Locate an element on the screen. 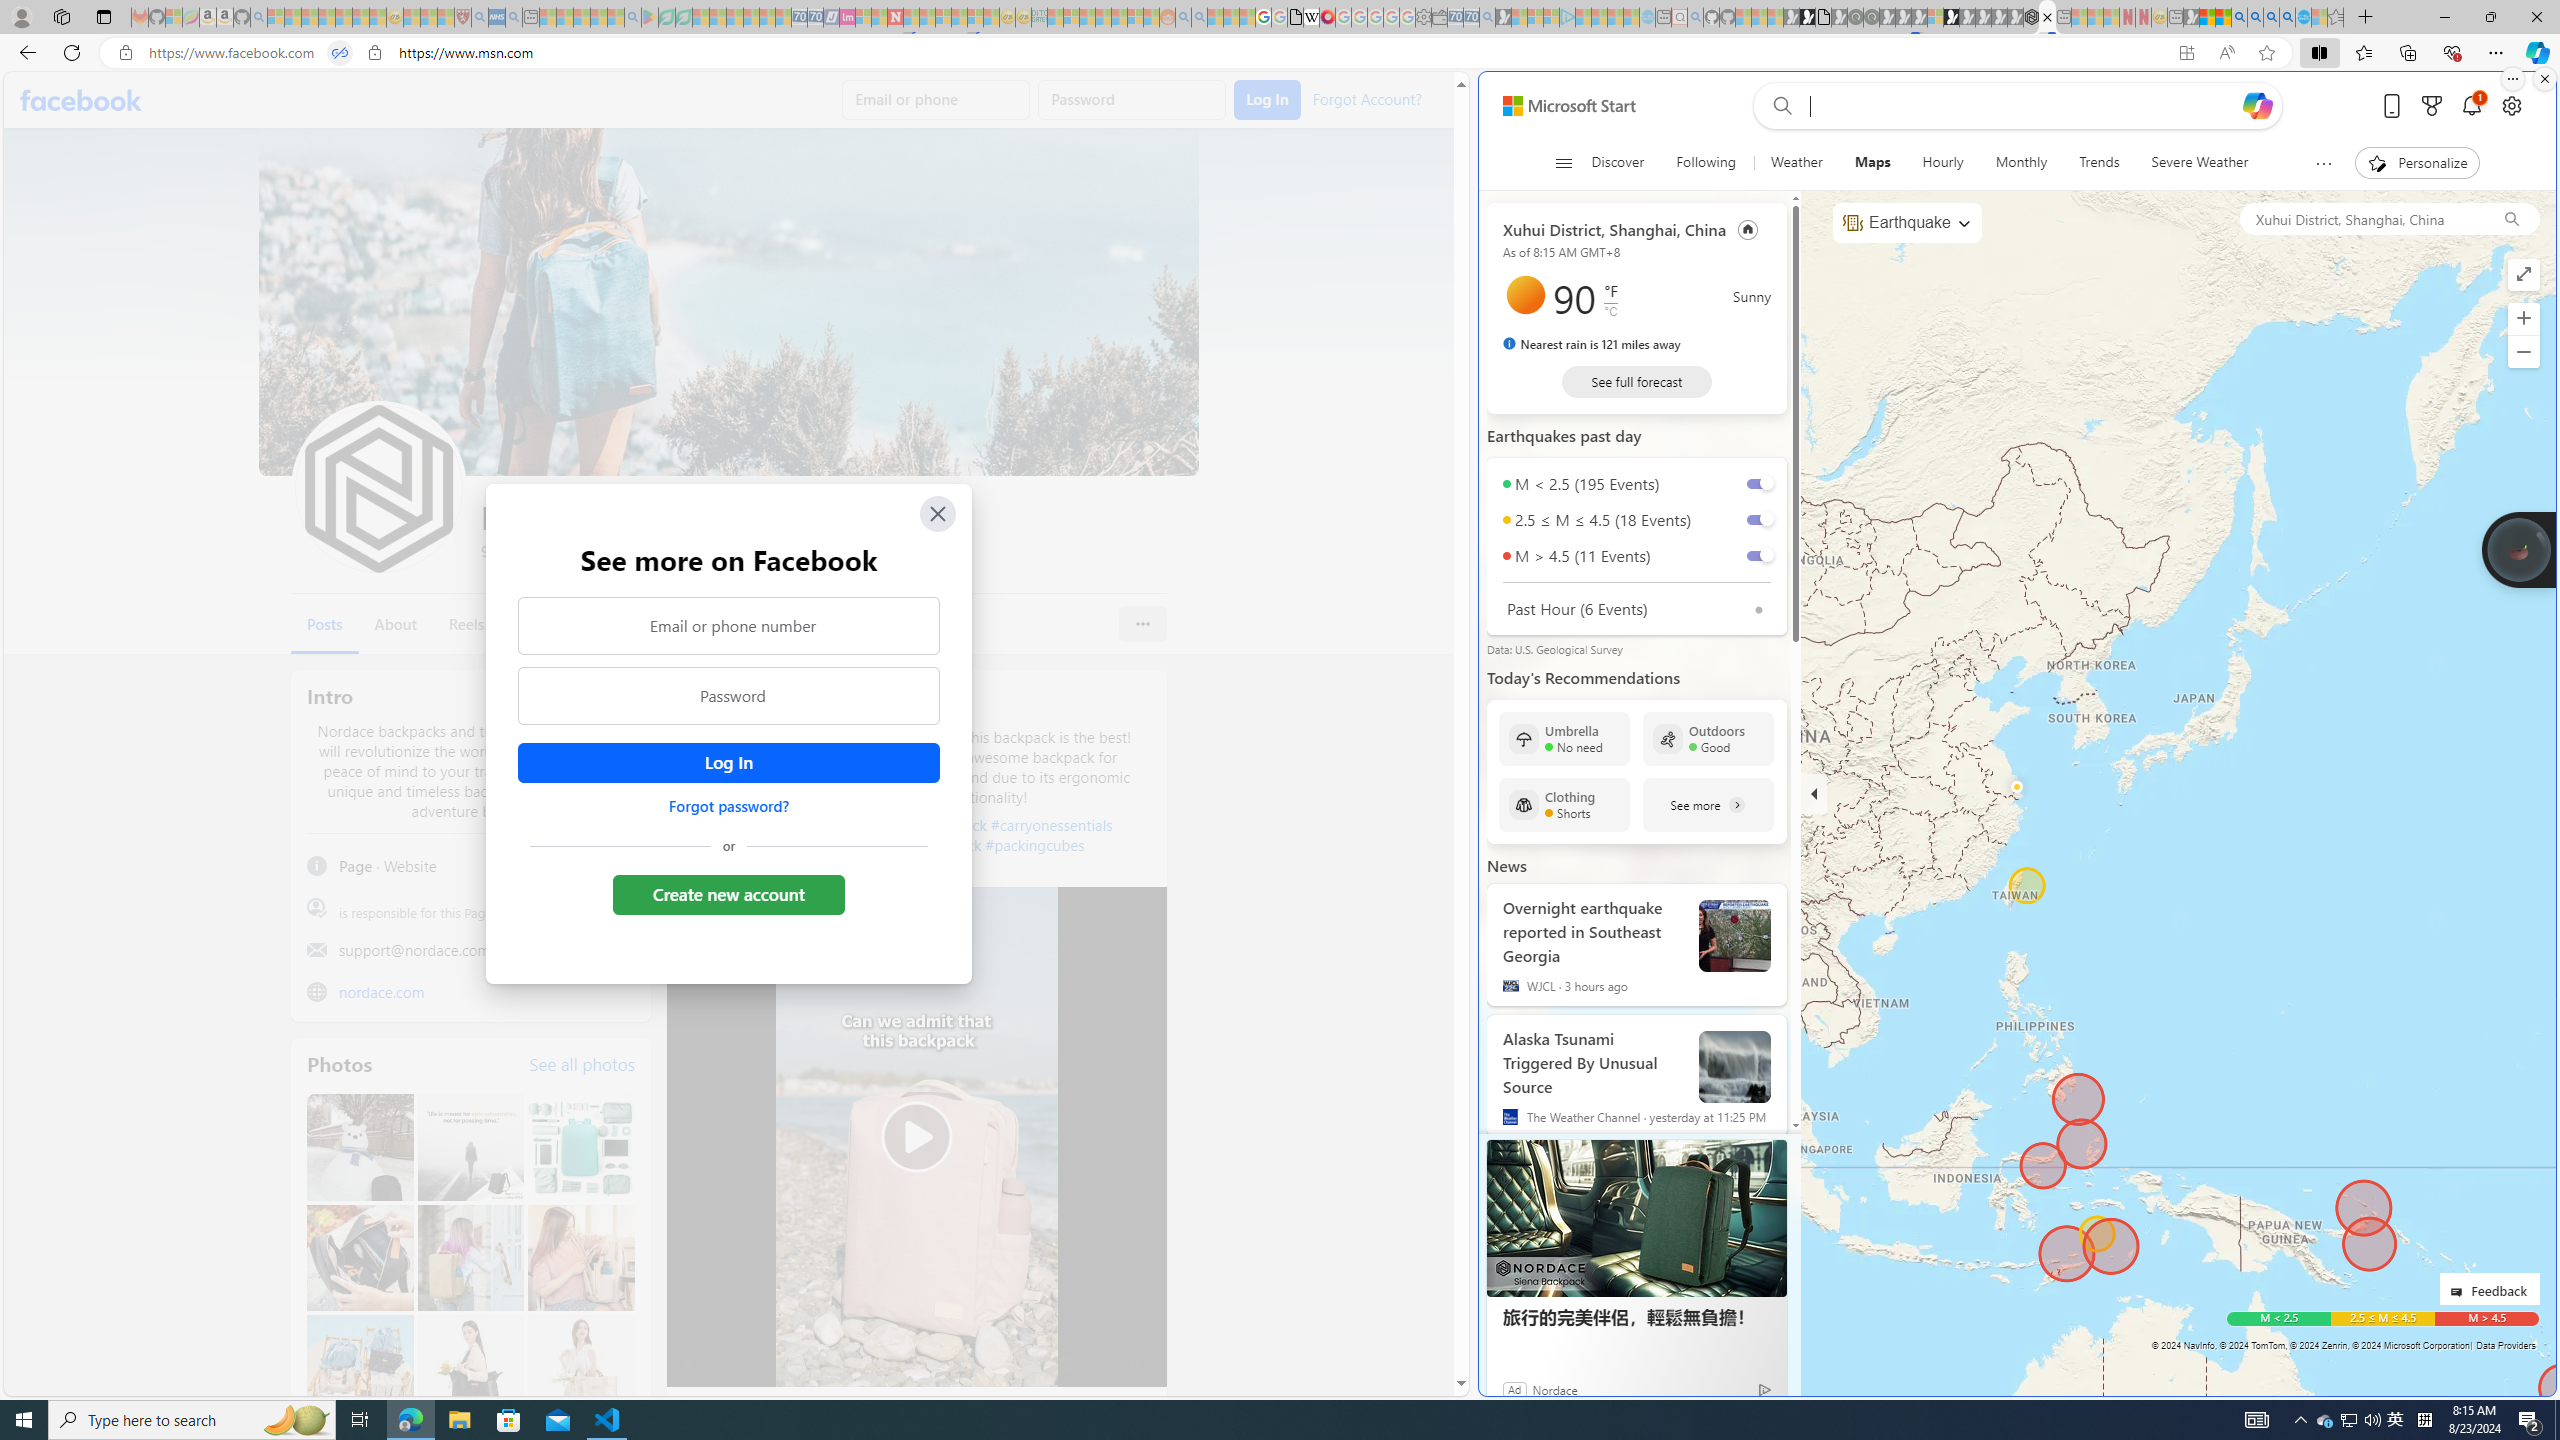 The height and width of the screenshot is (1440, 2560). 'Favorites - Sleeping' is located at coordinates (2335, 16).